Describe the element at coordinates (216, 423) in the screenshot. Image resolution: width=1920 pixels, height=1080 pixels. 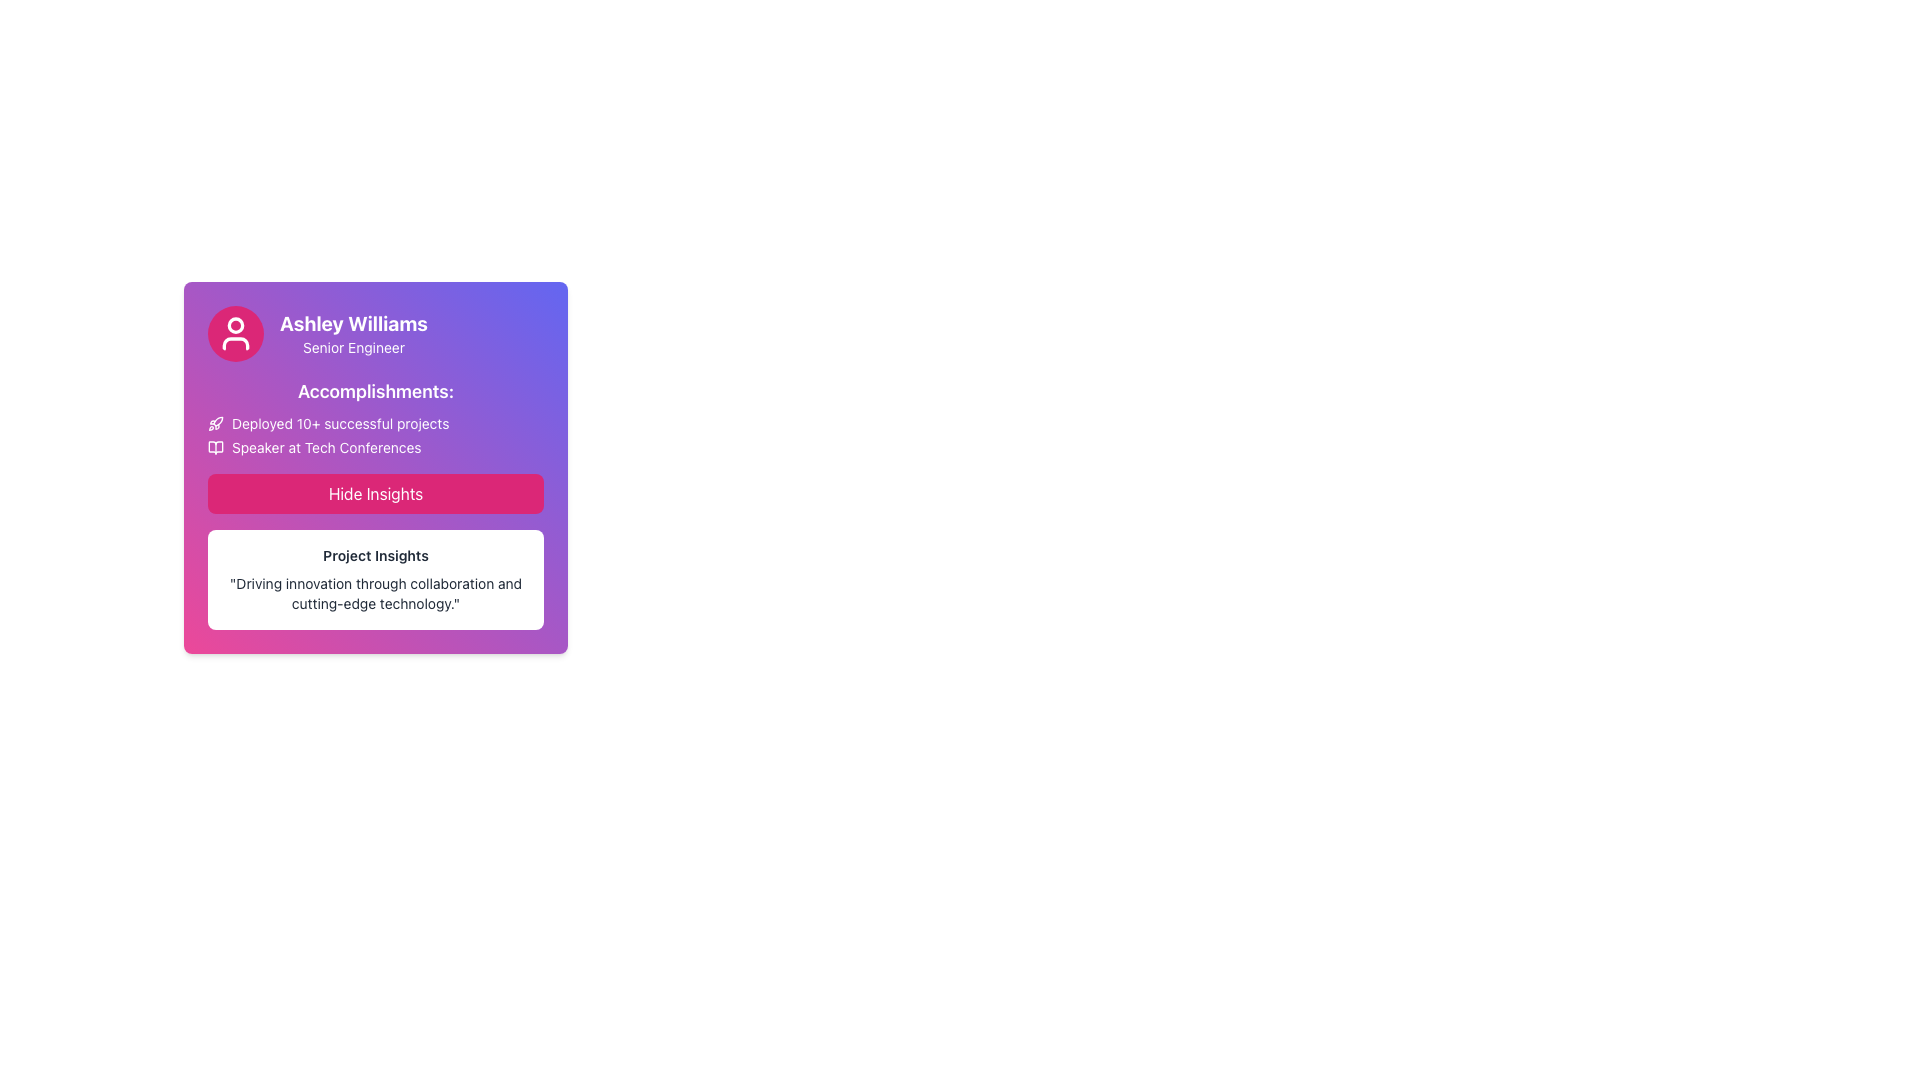
I see `the SVG graphics icon representing a rocket located to the left of the text 'Deployed 10+ successful projects' in Ashley Williams' profile card` at that location.